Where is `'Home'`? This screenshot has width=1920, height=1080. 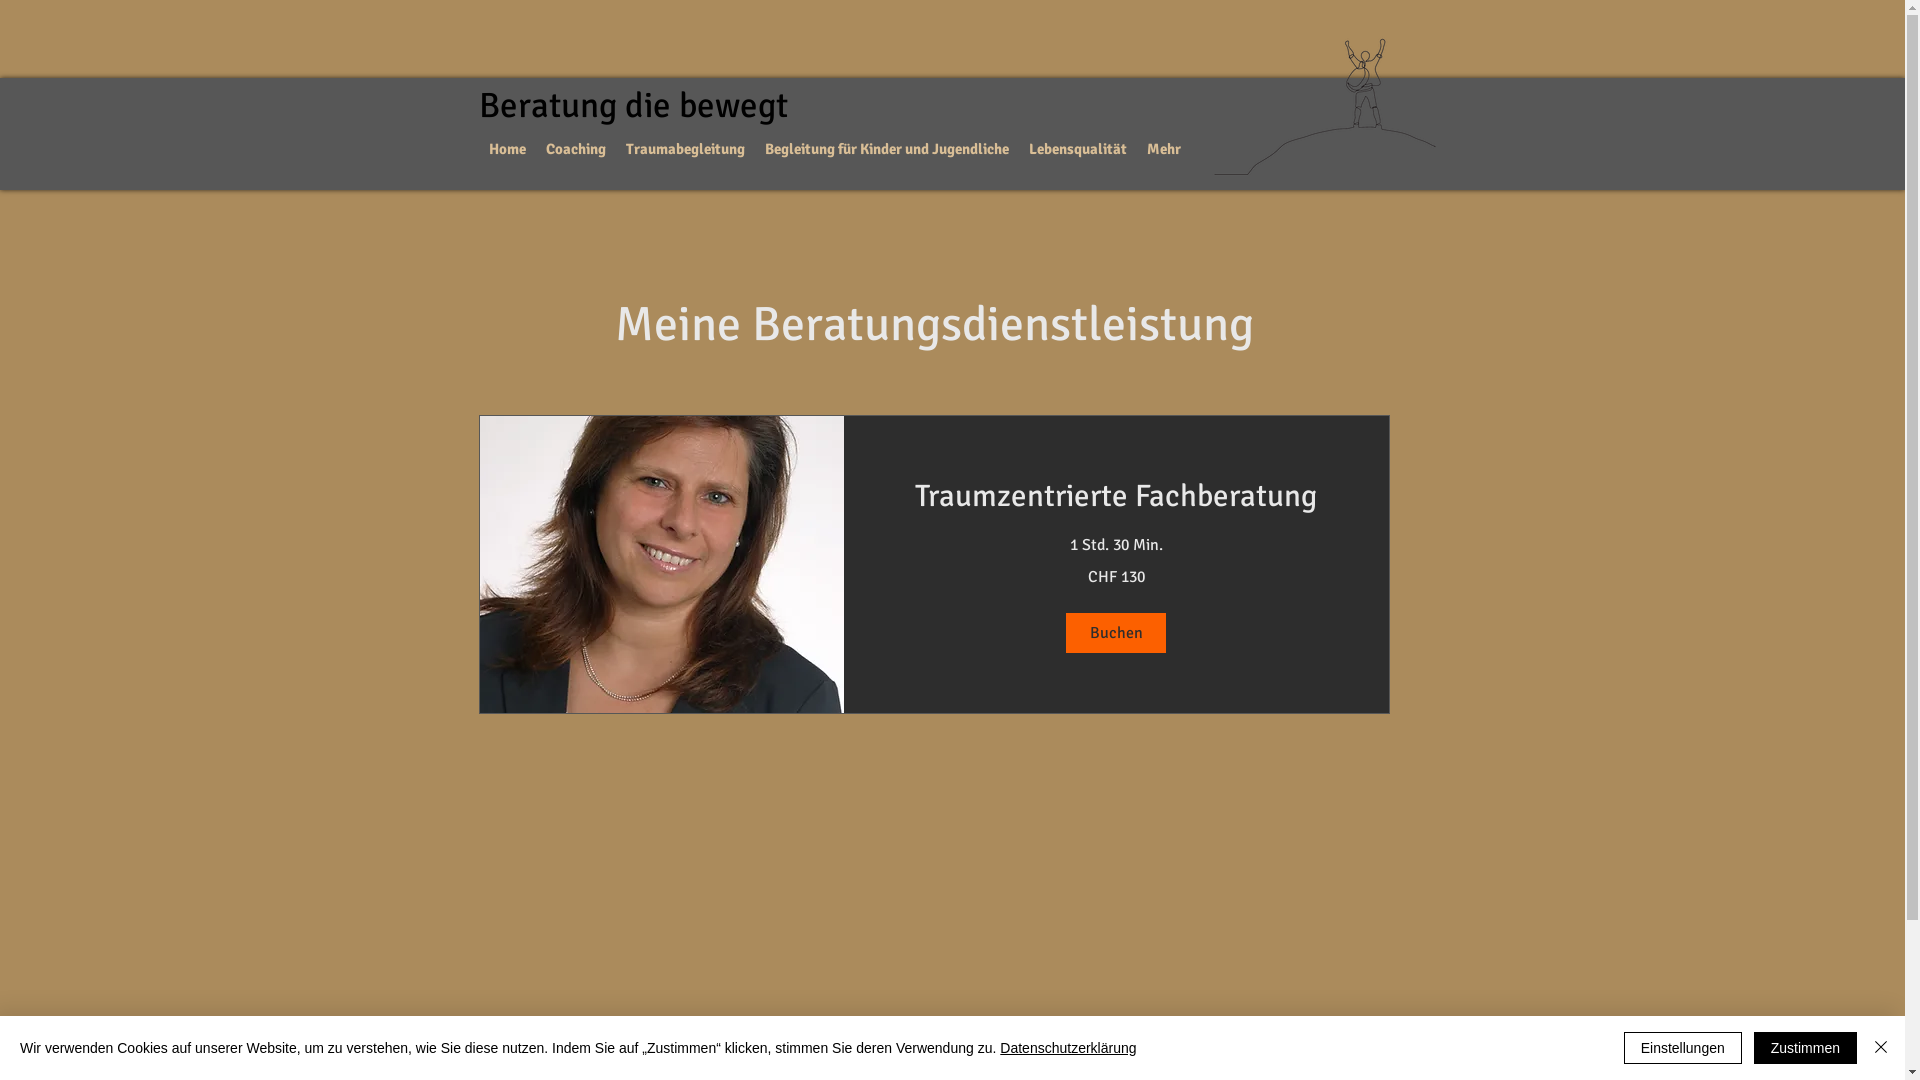 'Home' is located at coordinates (507, 148).